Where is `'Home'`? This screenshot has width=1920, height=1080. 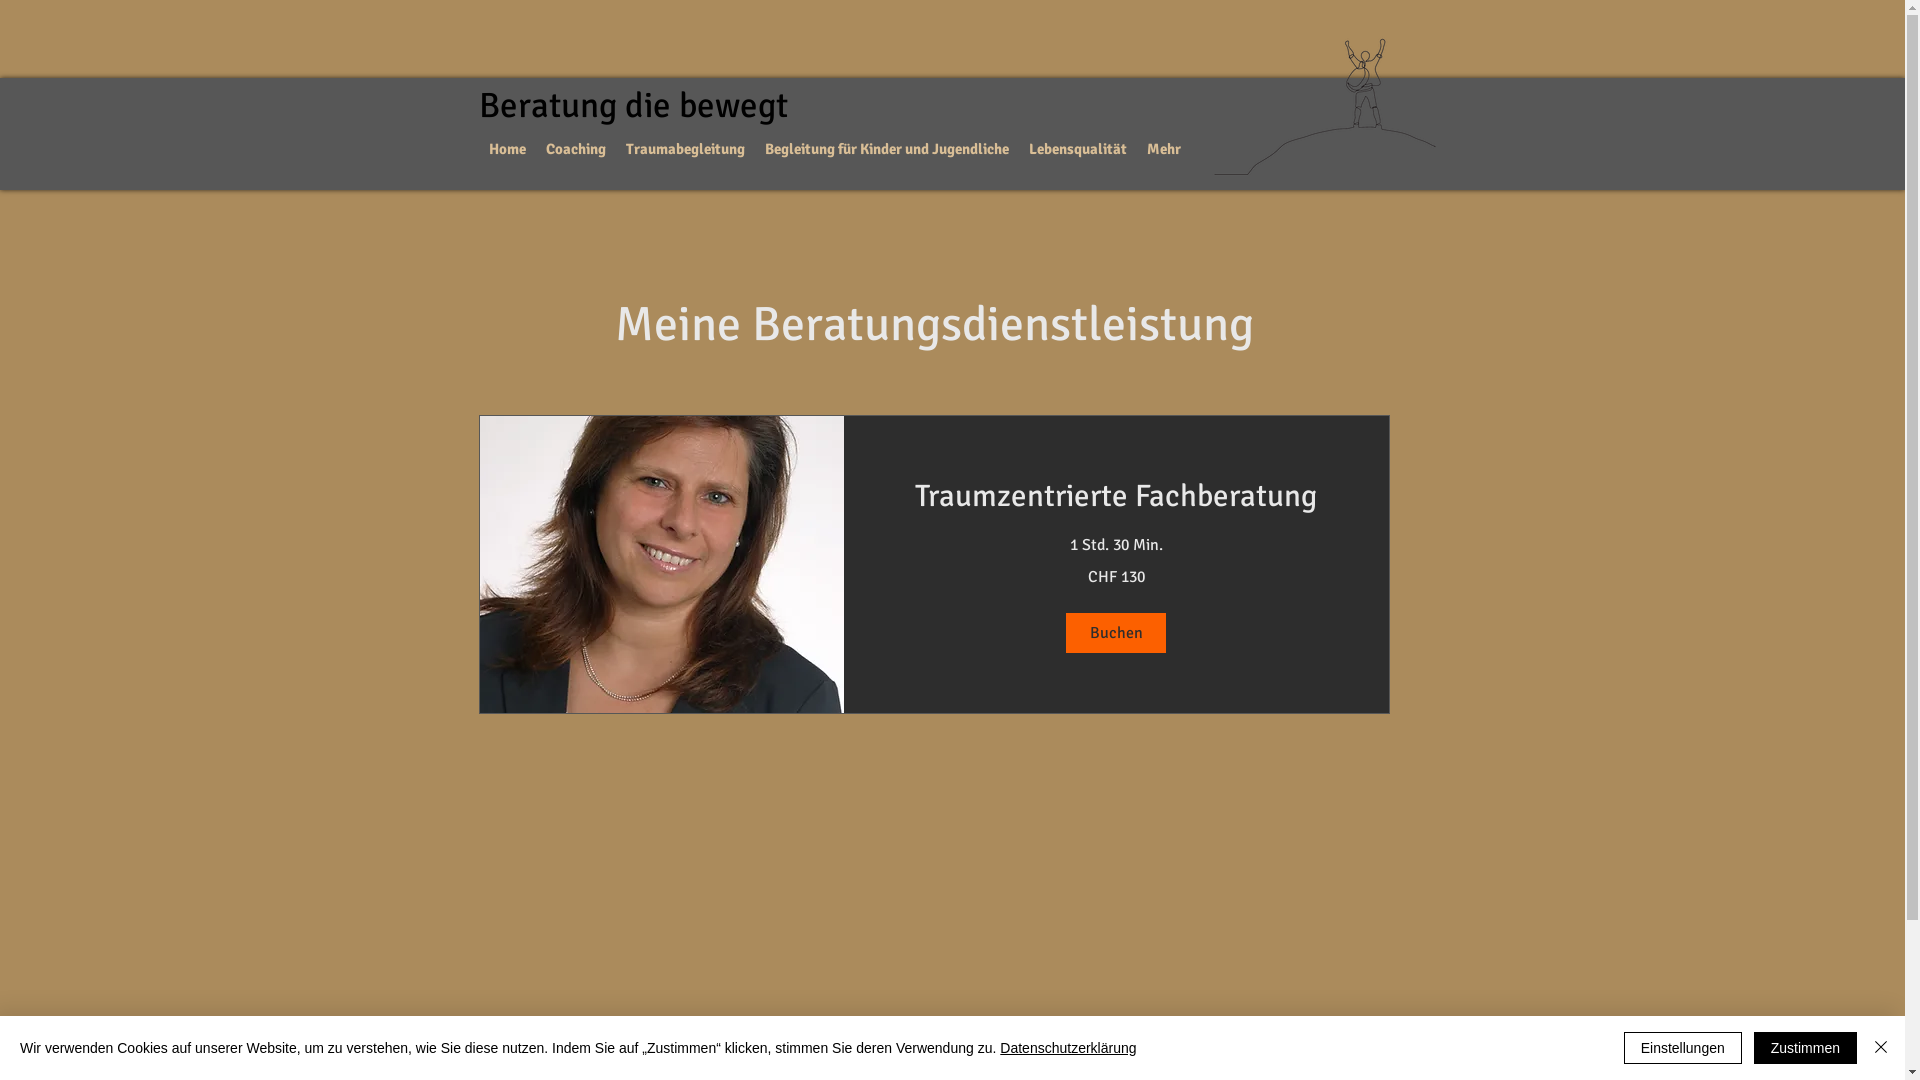 'Home' is located at coordinates (507, 148).